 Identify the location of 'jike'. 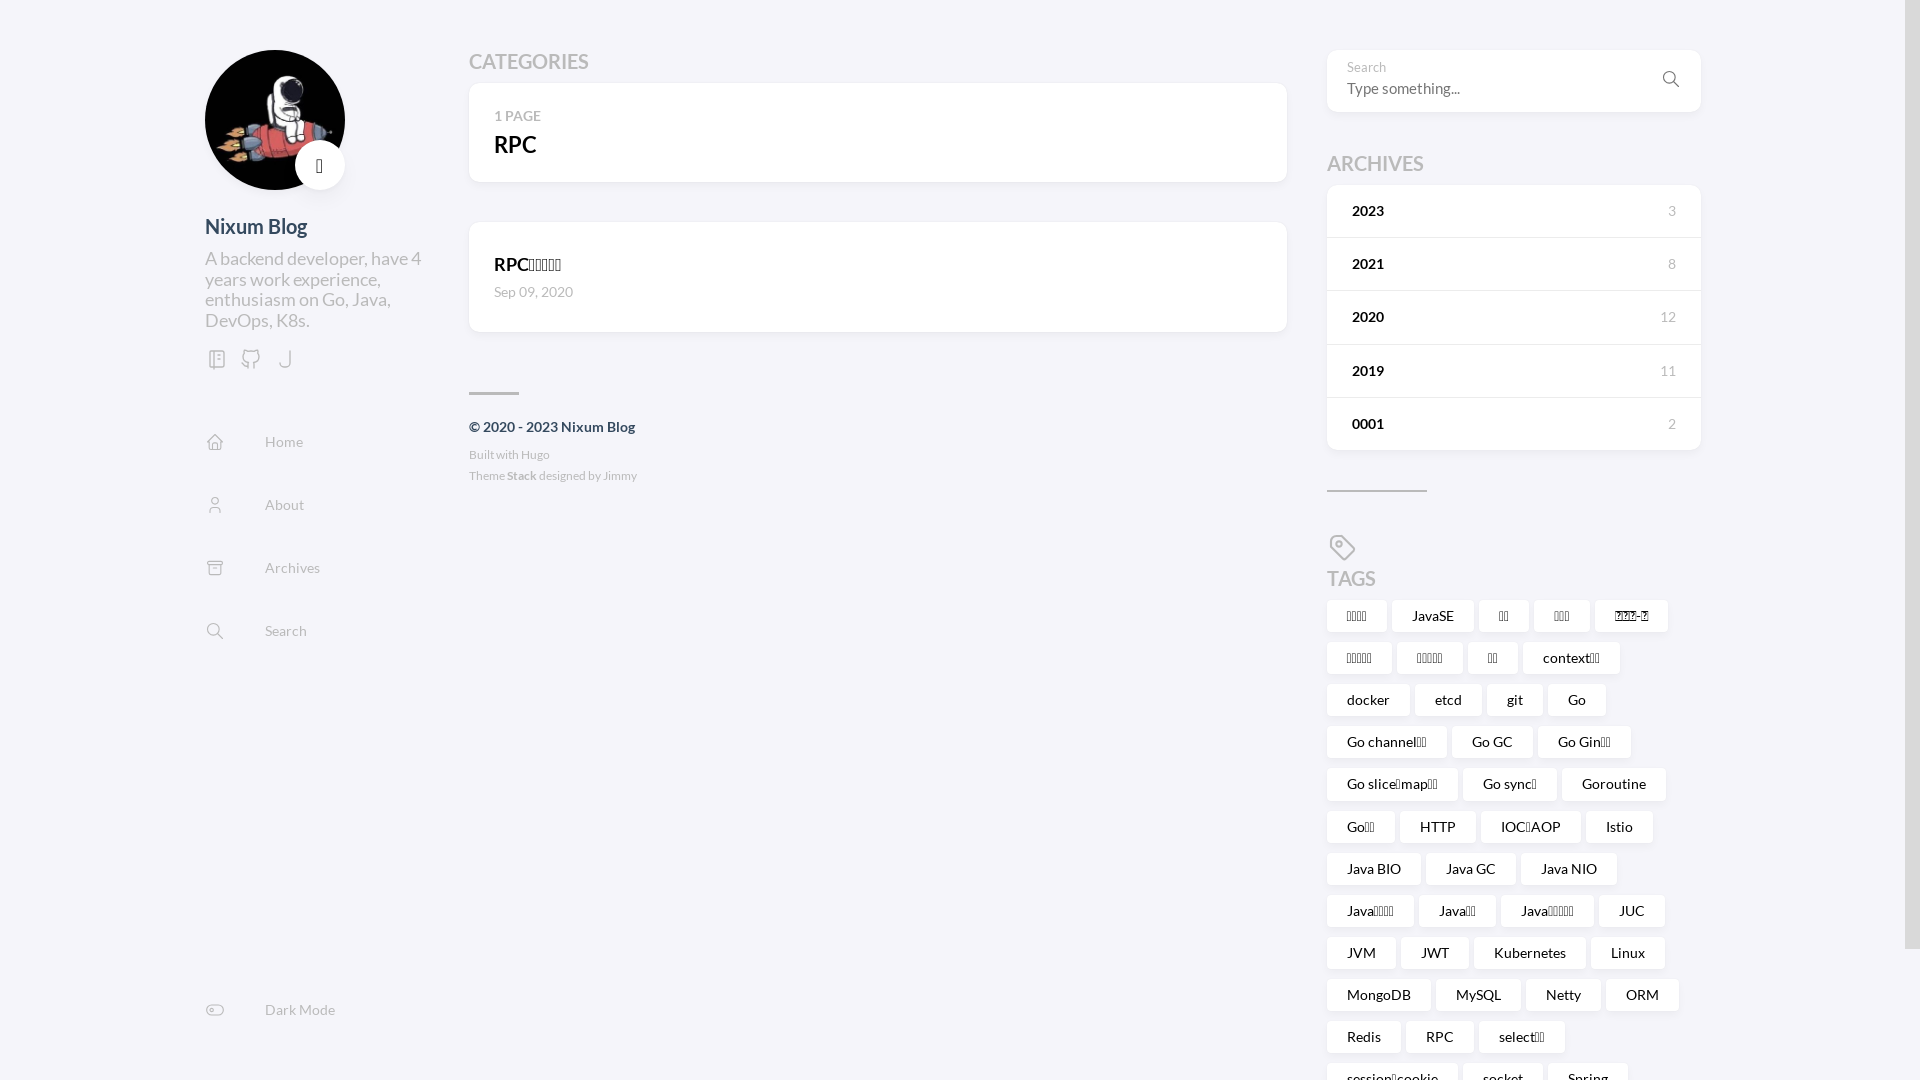
(282, 364).